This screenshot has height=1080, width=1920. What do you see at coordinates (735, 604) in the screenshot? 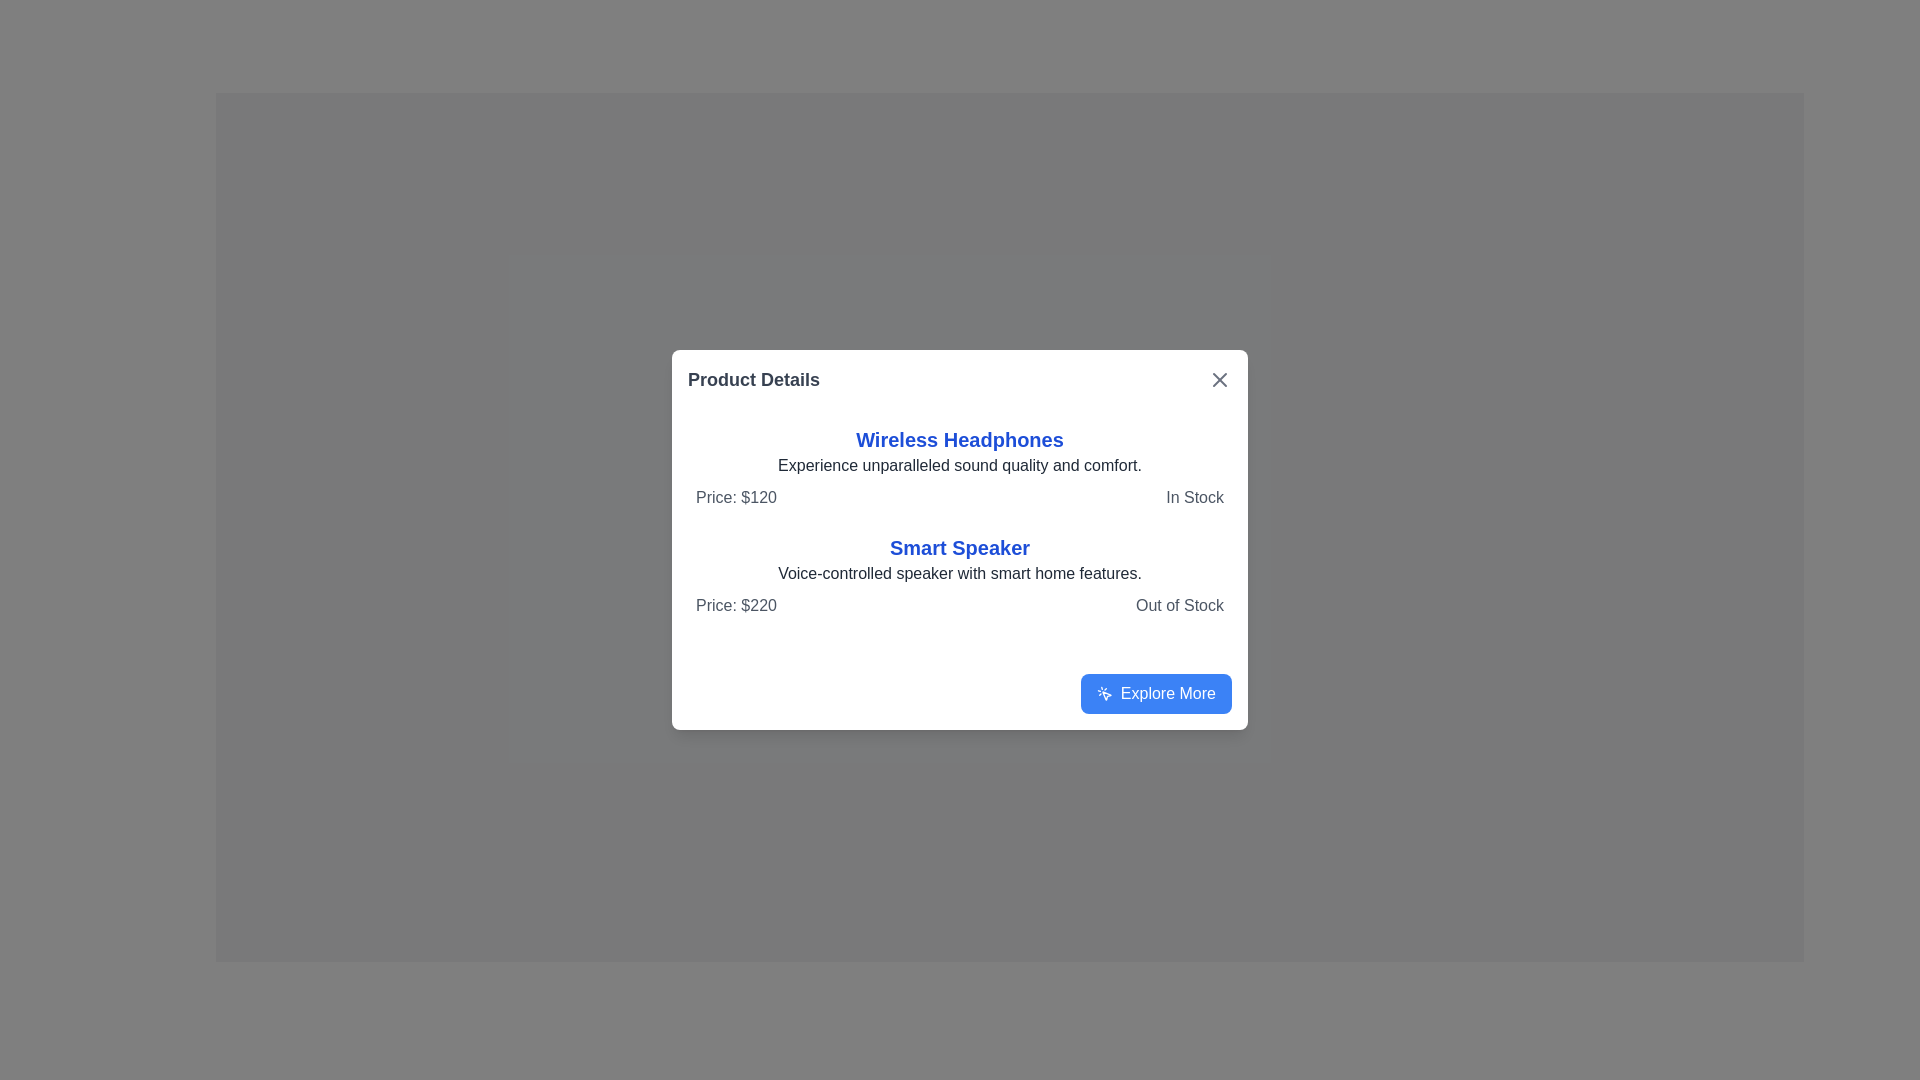
I see `the static label displaying the price of the 'Smart Speaker' located in the lower-left portion of the product details card, next to the 'Out of Stock' indicator` at bounding box center [735, 604].